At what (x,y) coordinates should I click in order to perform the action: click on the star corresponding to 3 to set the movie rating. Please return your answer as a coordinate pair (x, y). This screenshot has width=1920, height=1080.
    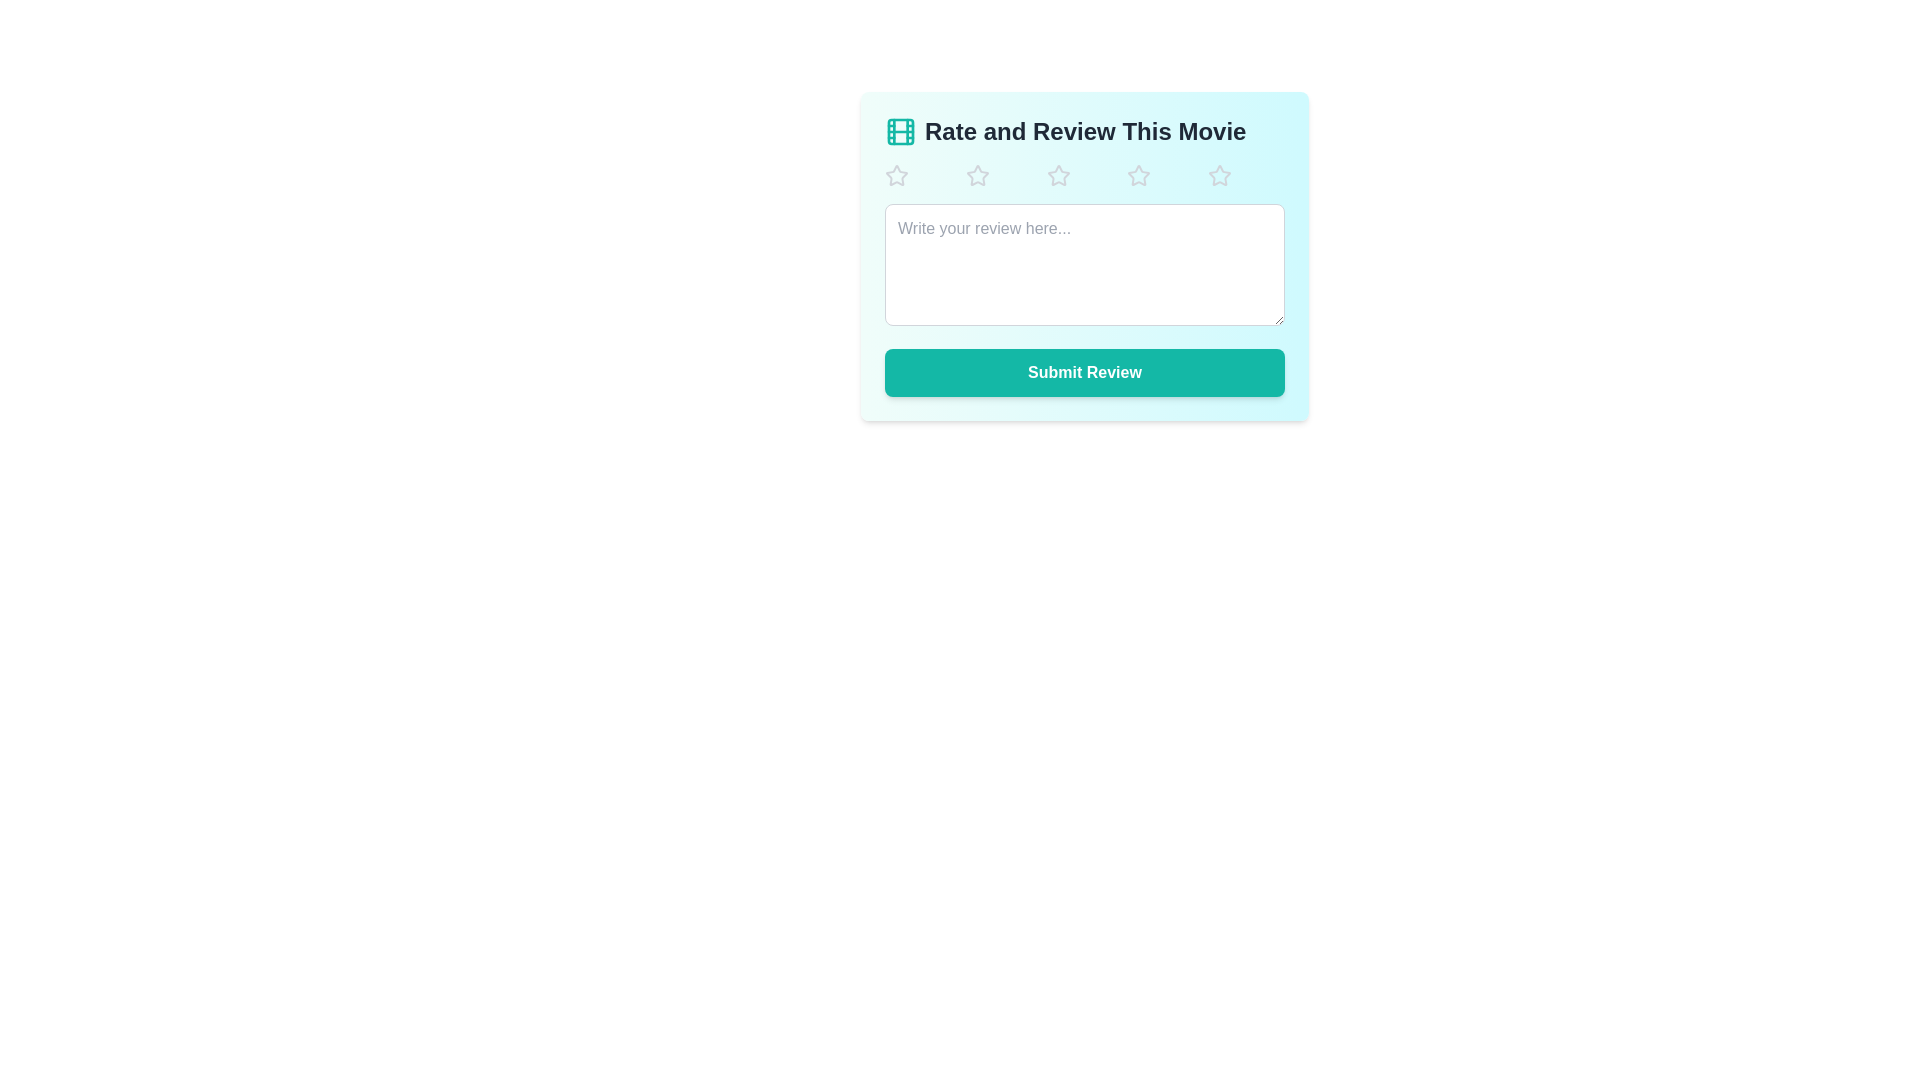
    Looking at the image, I should click on (1083, 175).